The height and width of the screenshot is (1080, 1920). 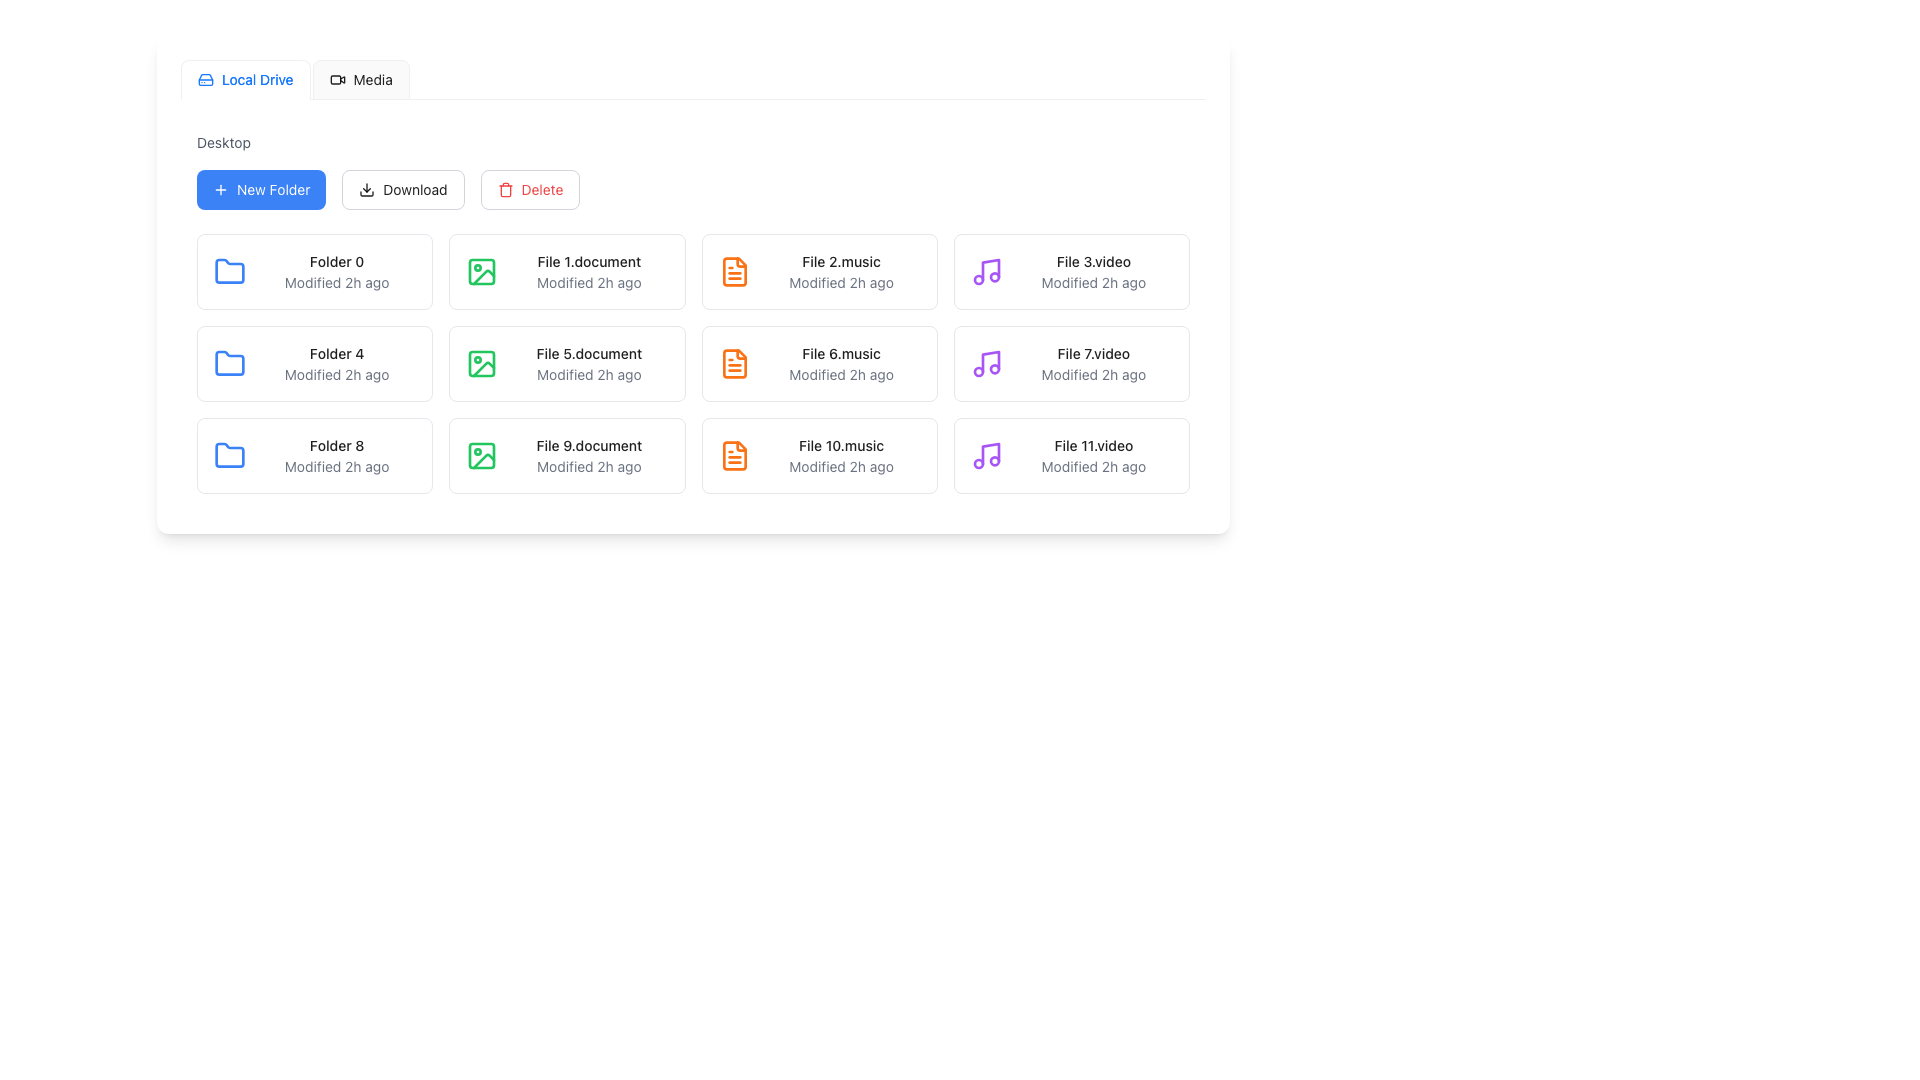 I want to click on the Clickable folder item labeled 'Folder 4' which has a blue folder icon on the left and displays 'Modified 2h ago' below it, so click(x=314, y=363).